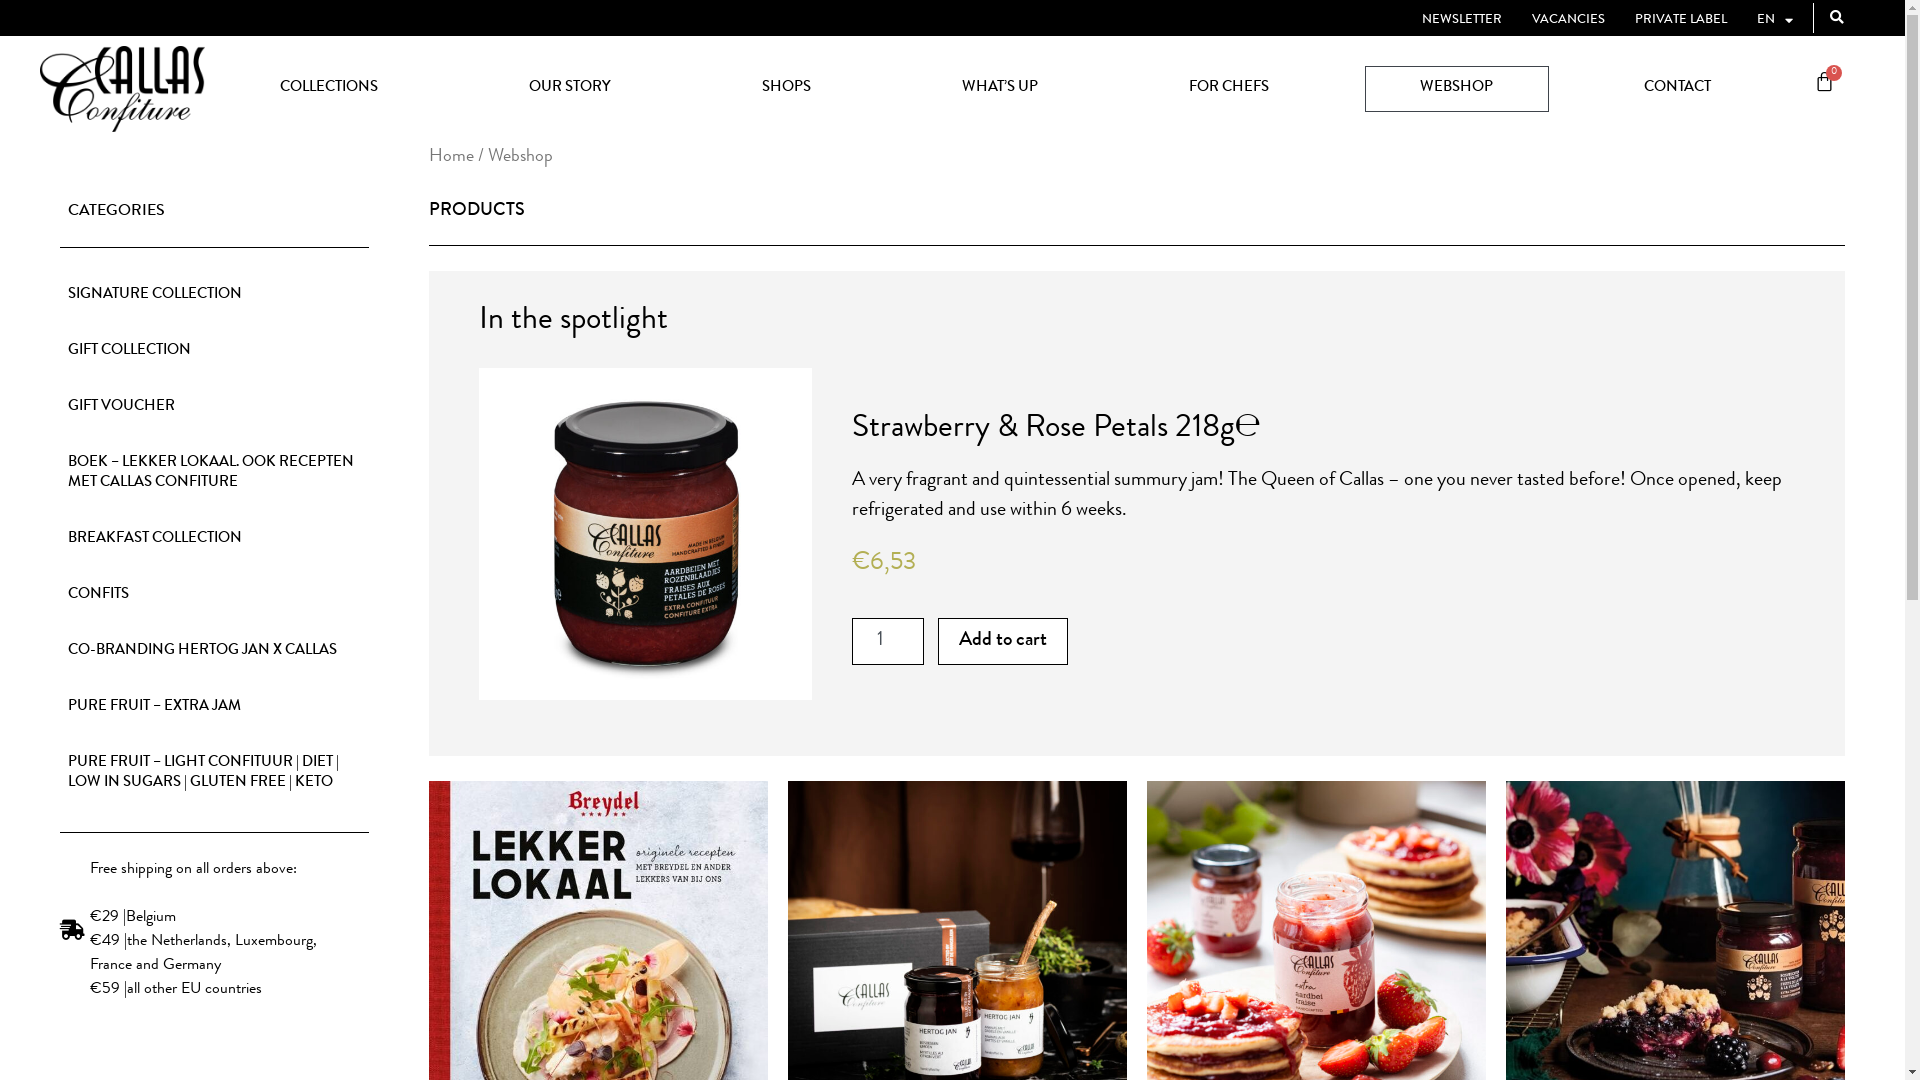 The height and width of the screenshot is (1080, 1920). Describe the element at coordinates (1676, 87) in the screenshot. I see `'CONTACT'` at that location.